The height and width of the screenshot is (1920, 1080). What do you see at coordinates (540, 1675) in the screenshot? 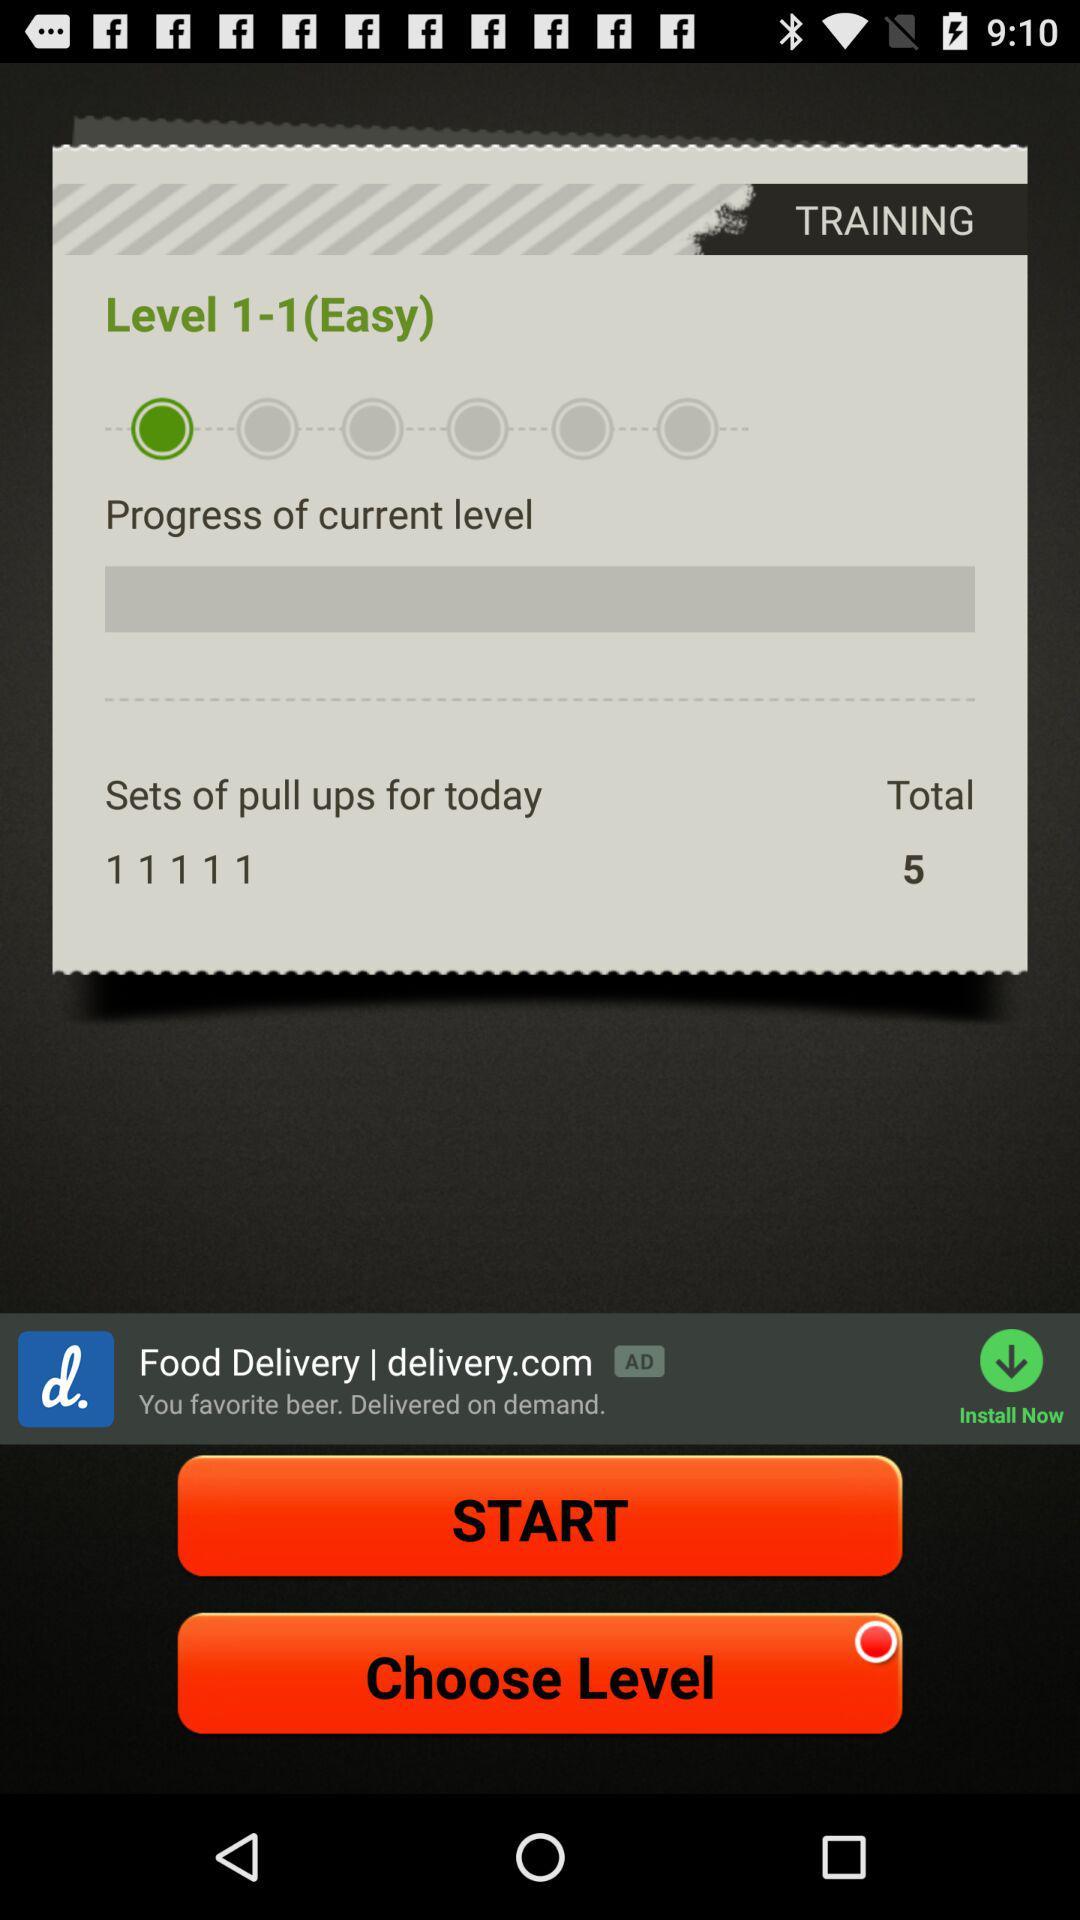
I see `choose level` at bounding box center [540, 1675].